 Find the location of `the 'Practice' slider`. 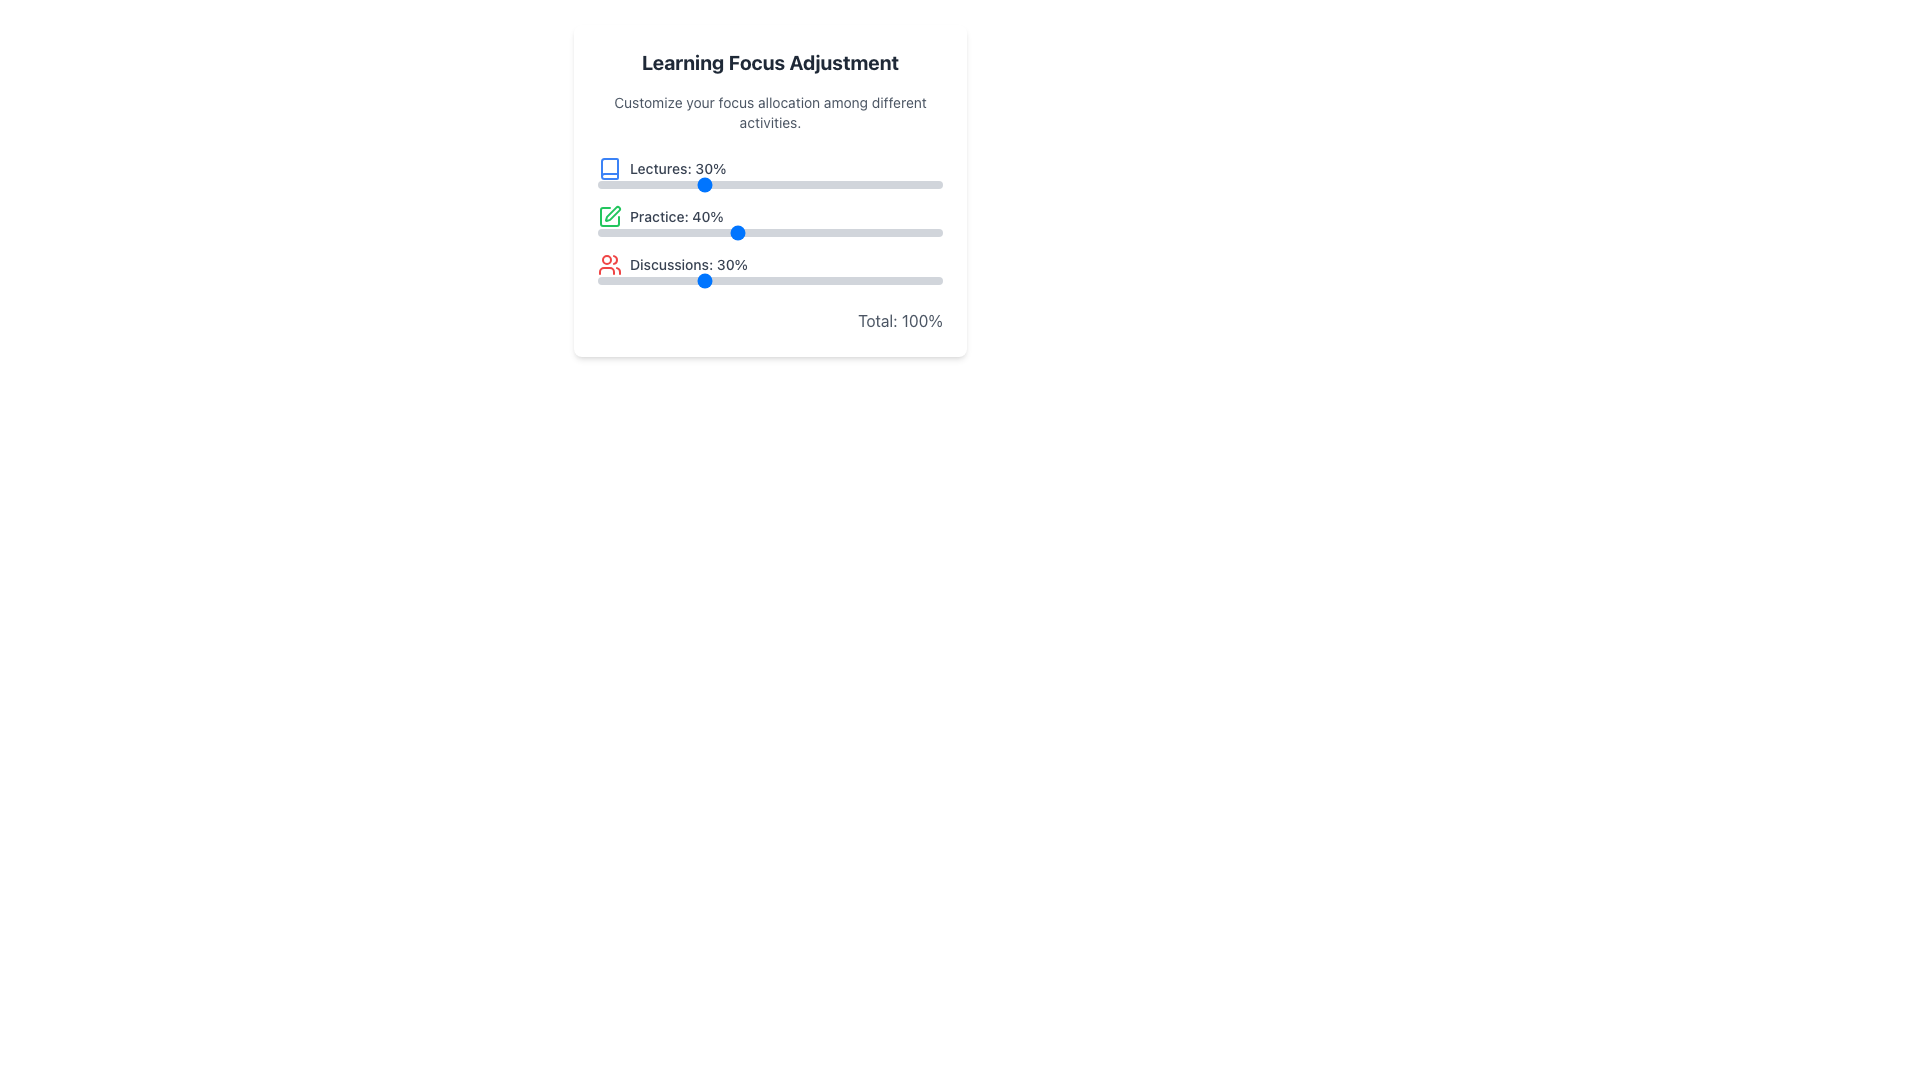

the 'Practice' slider is located at coordinates (818, 231).